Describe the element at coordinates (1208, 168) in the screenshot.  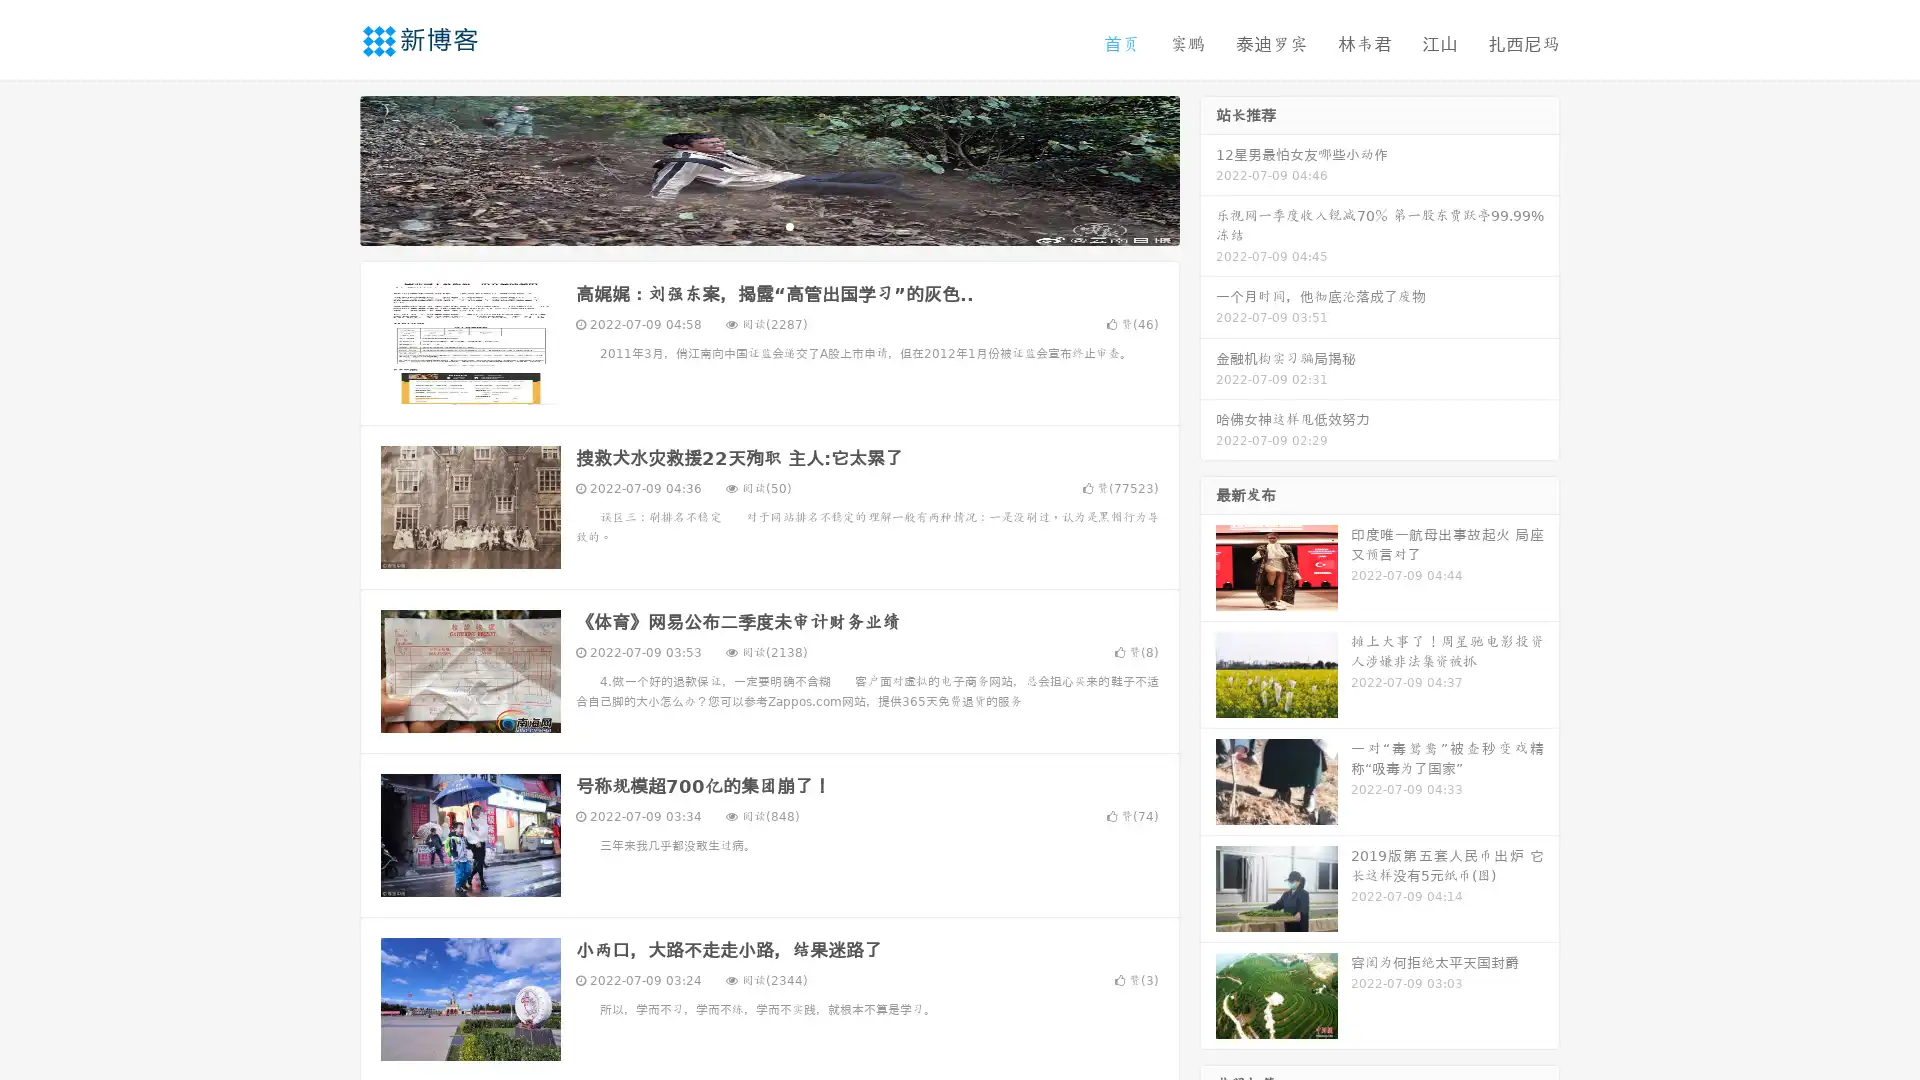
I see `Next slide` at that location.